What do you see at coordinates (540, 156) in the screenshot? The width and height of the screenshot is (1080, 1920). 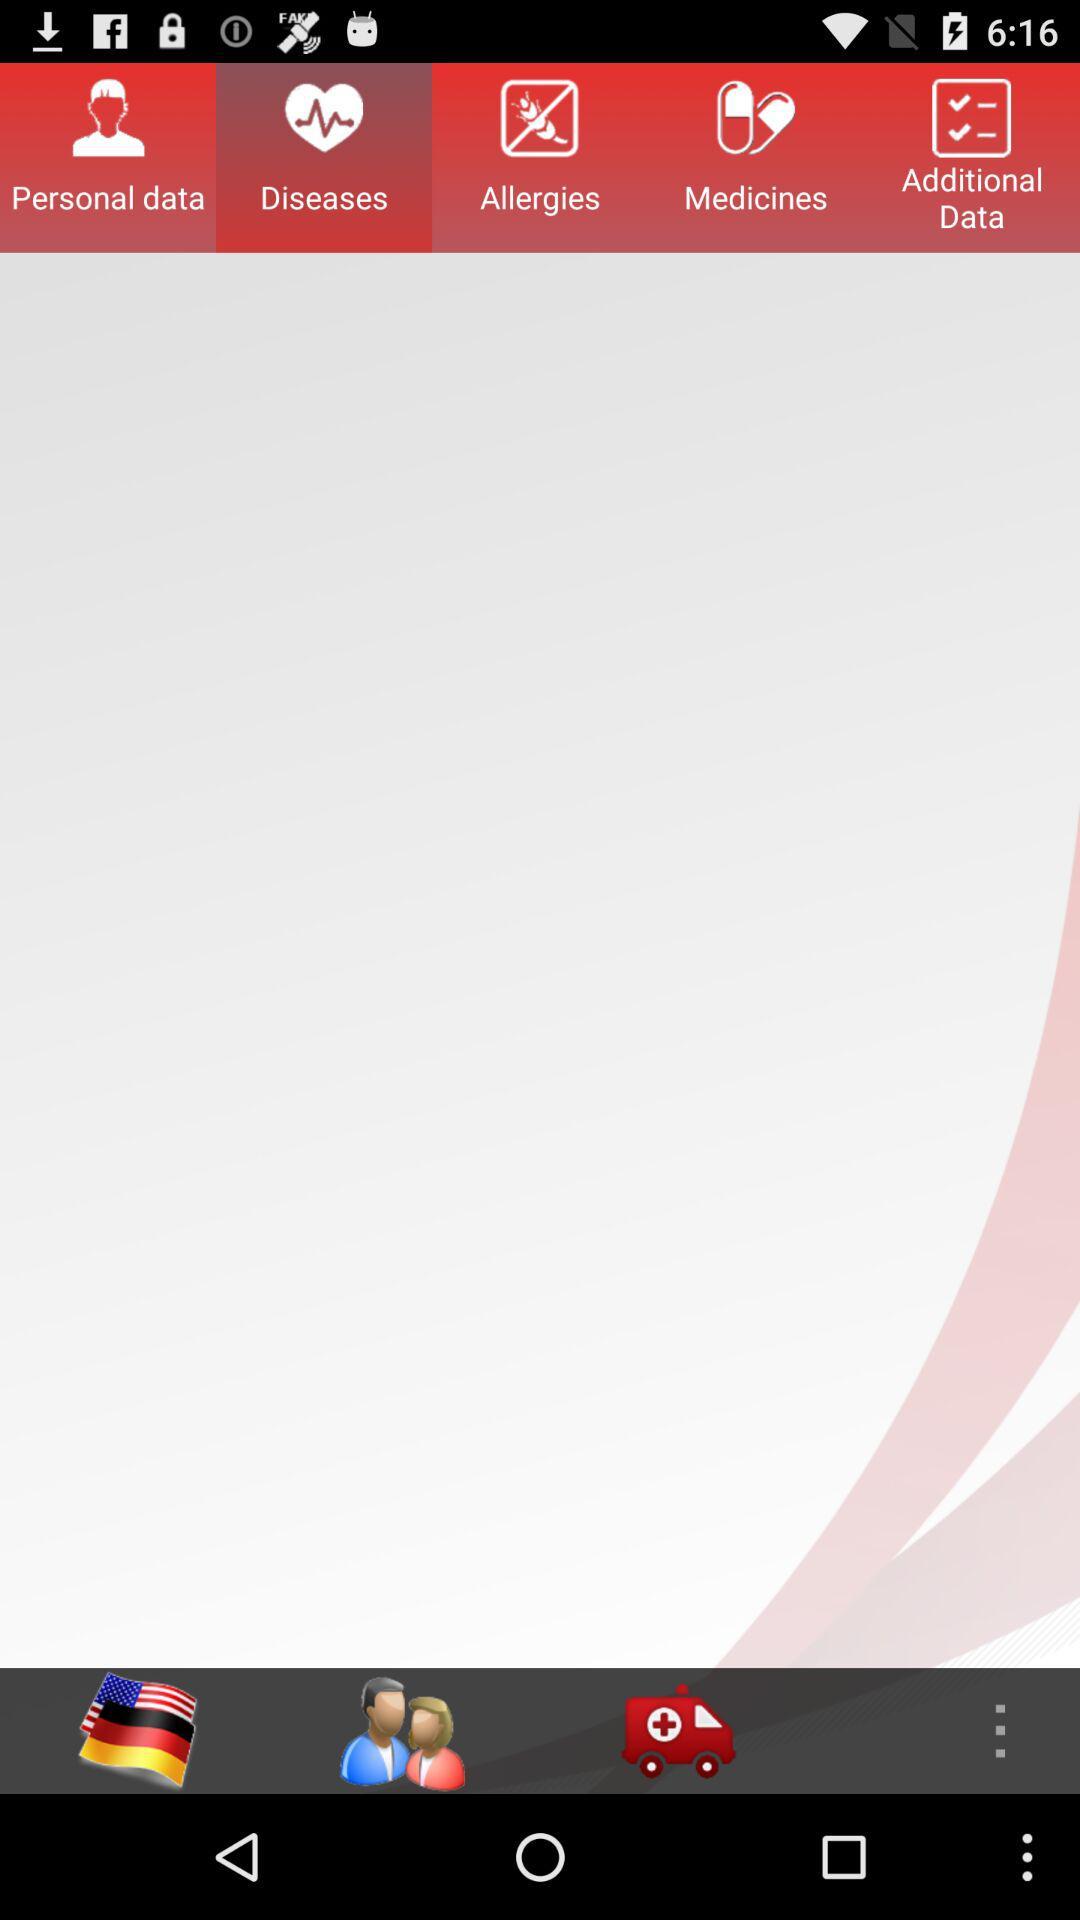 I see `icon next to diseases button` at bounding box center [540, 156].